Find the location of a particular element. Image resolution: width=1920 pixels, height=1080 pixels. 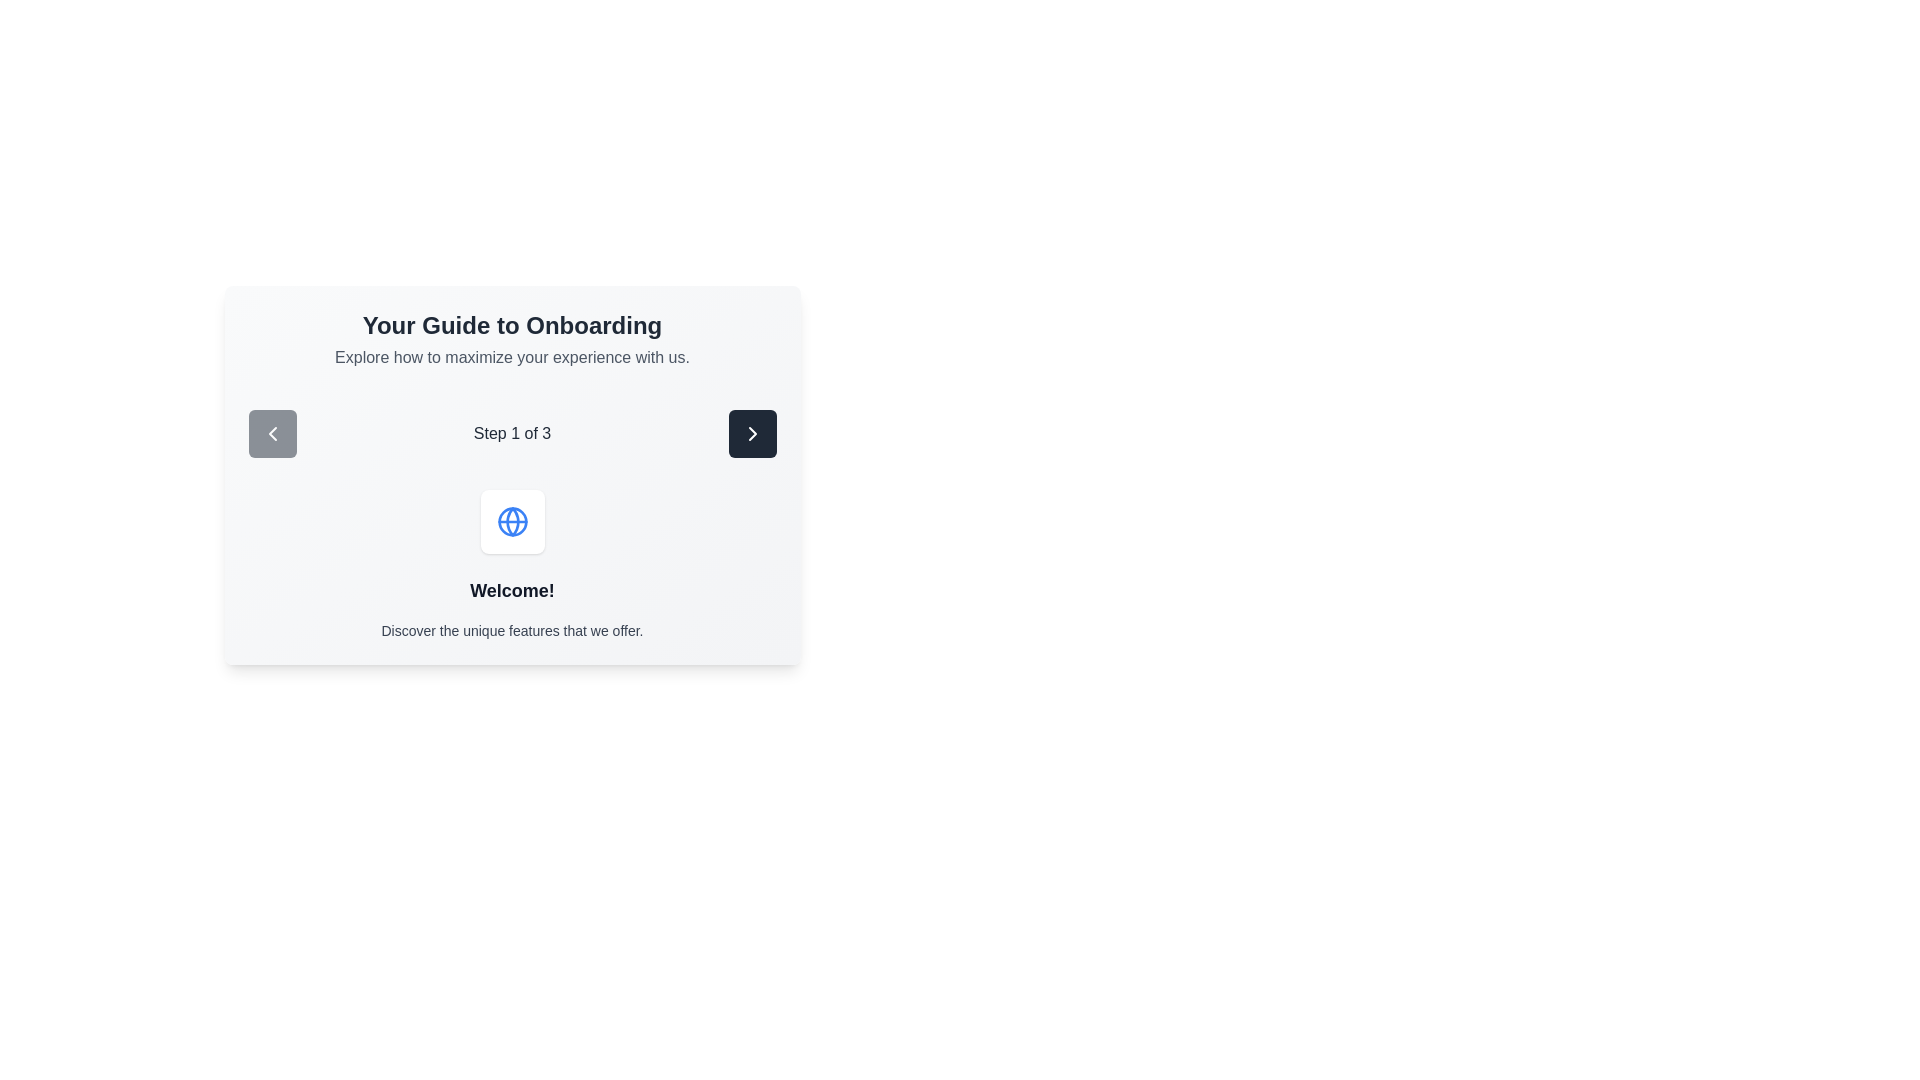

the text label indicating the current step number in the multi-step navigation process, which is centrally positioned between the back button and the next button is located at coordinates (512, 433).